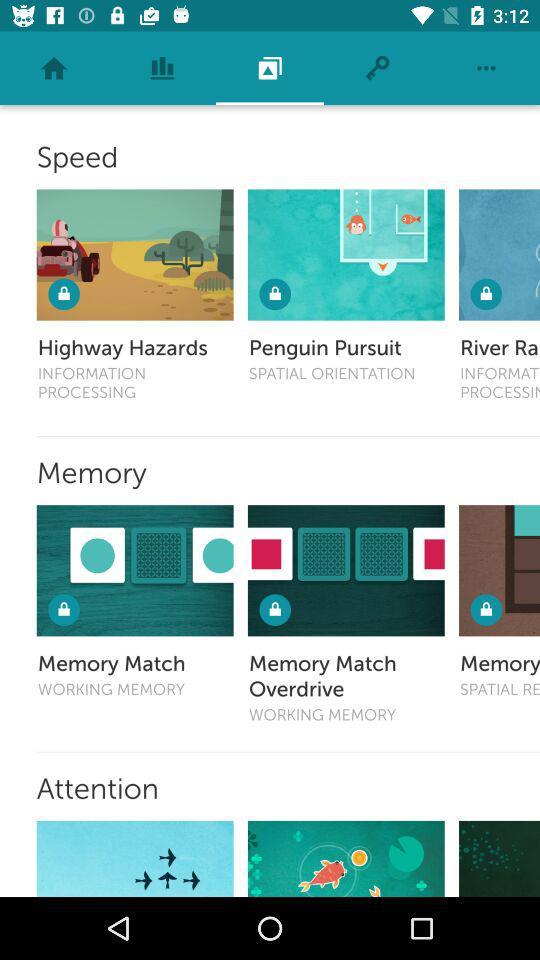 The width and height of the screenshot is (540, 960). What do you see at coordinates (498, 253) in the screenshot?
I see `speed game` at bounding box center [498, 253].